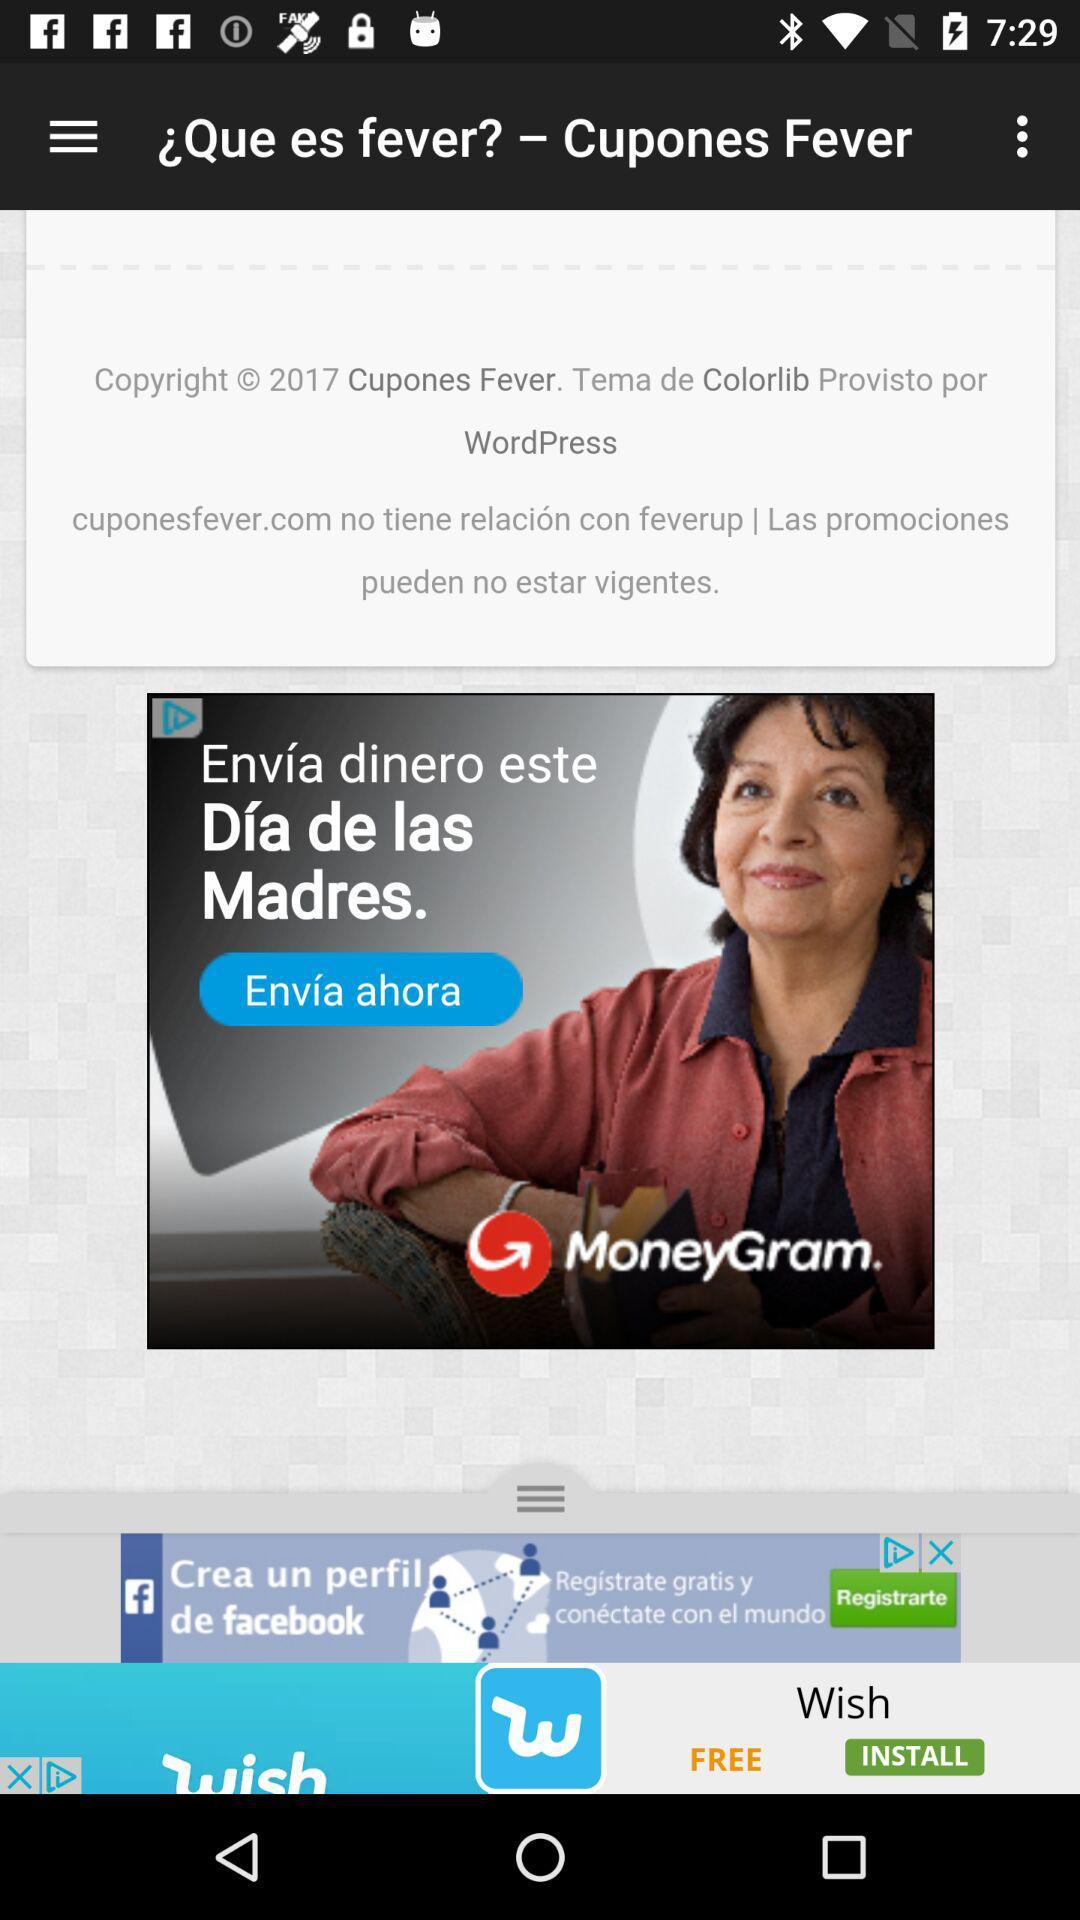 The image size is (1080, 1920). What do you see at coordinates (540, 935) in the screenshot?
I see `moneygram page` at bounding box center [540, 935].